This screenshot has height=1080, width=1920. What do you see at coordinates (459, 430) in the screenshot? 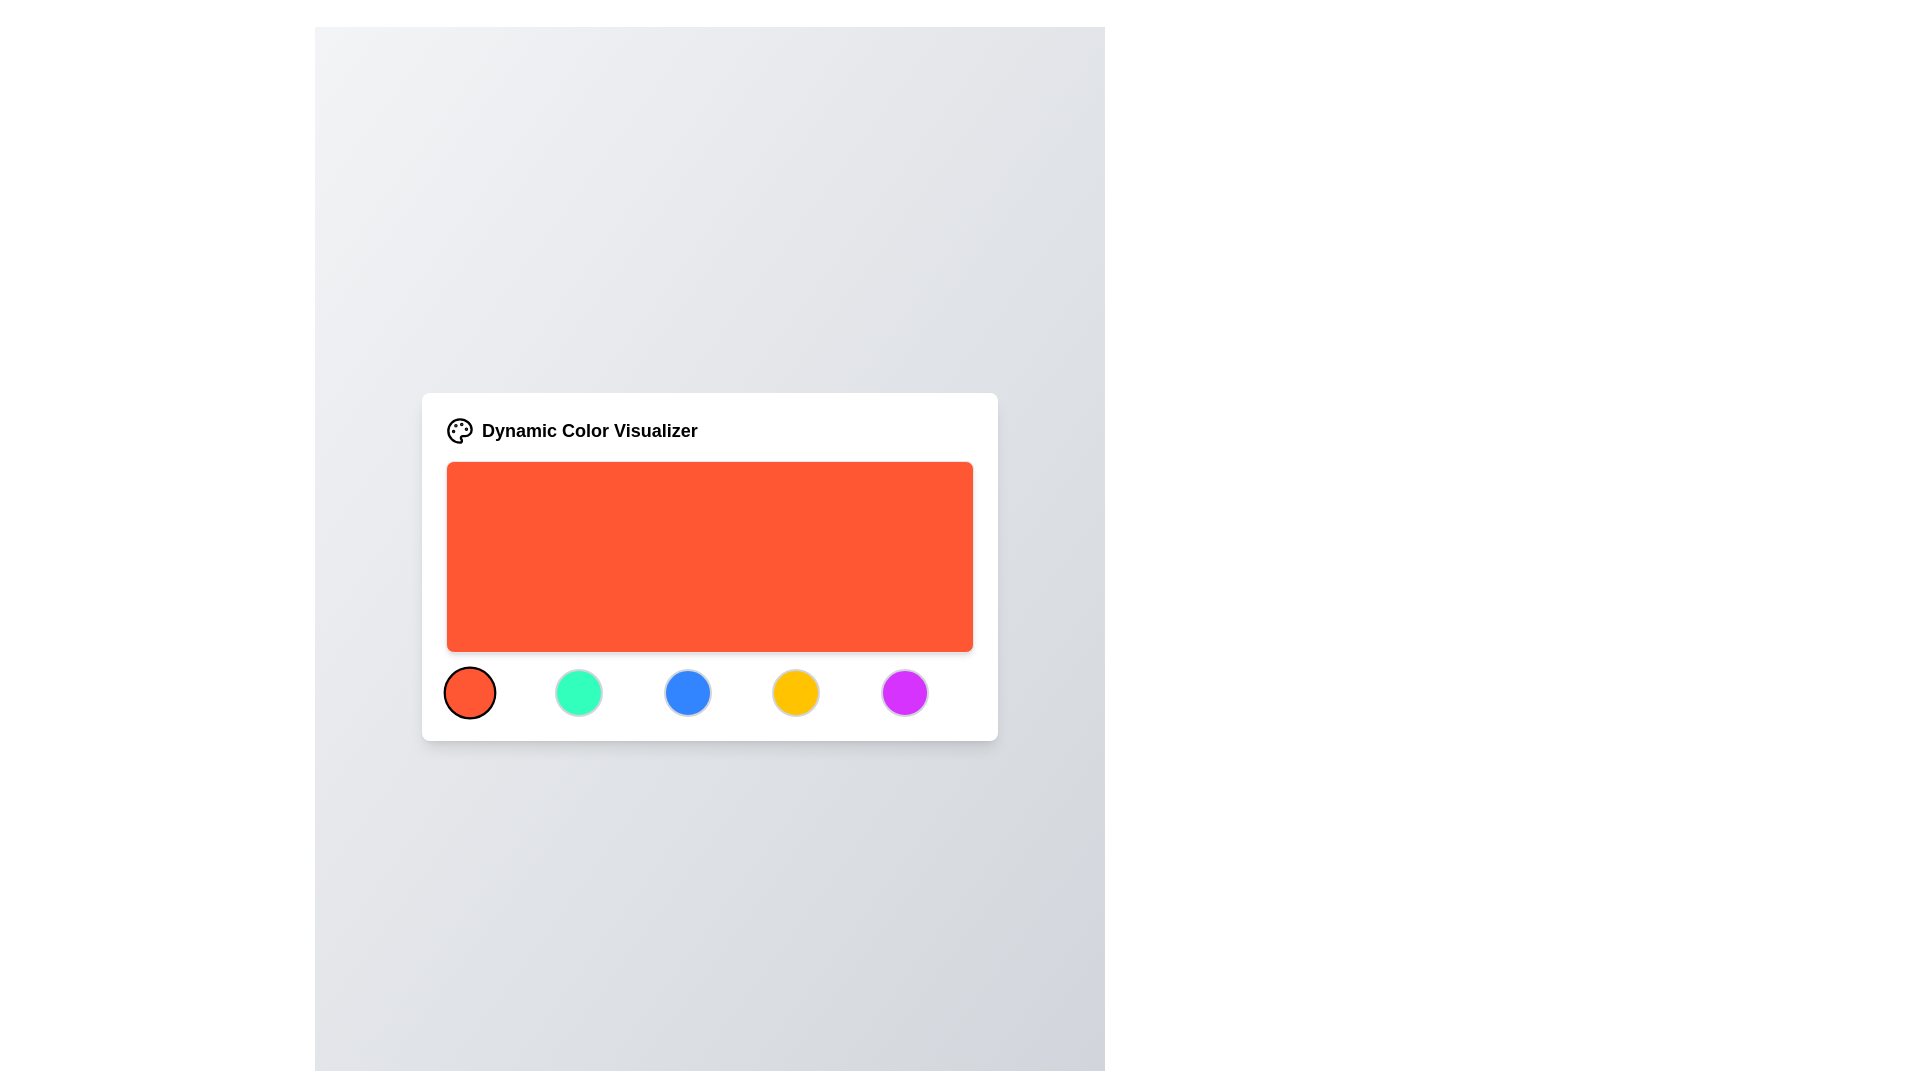
I see `the decorative icon located to the far left of the header section of the 'Dynamic Color Visualizer' component, preceding the text label 'Dynamic Color Visualizer'` at bounding box center [459, 430].